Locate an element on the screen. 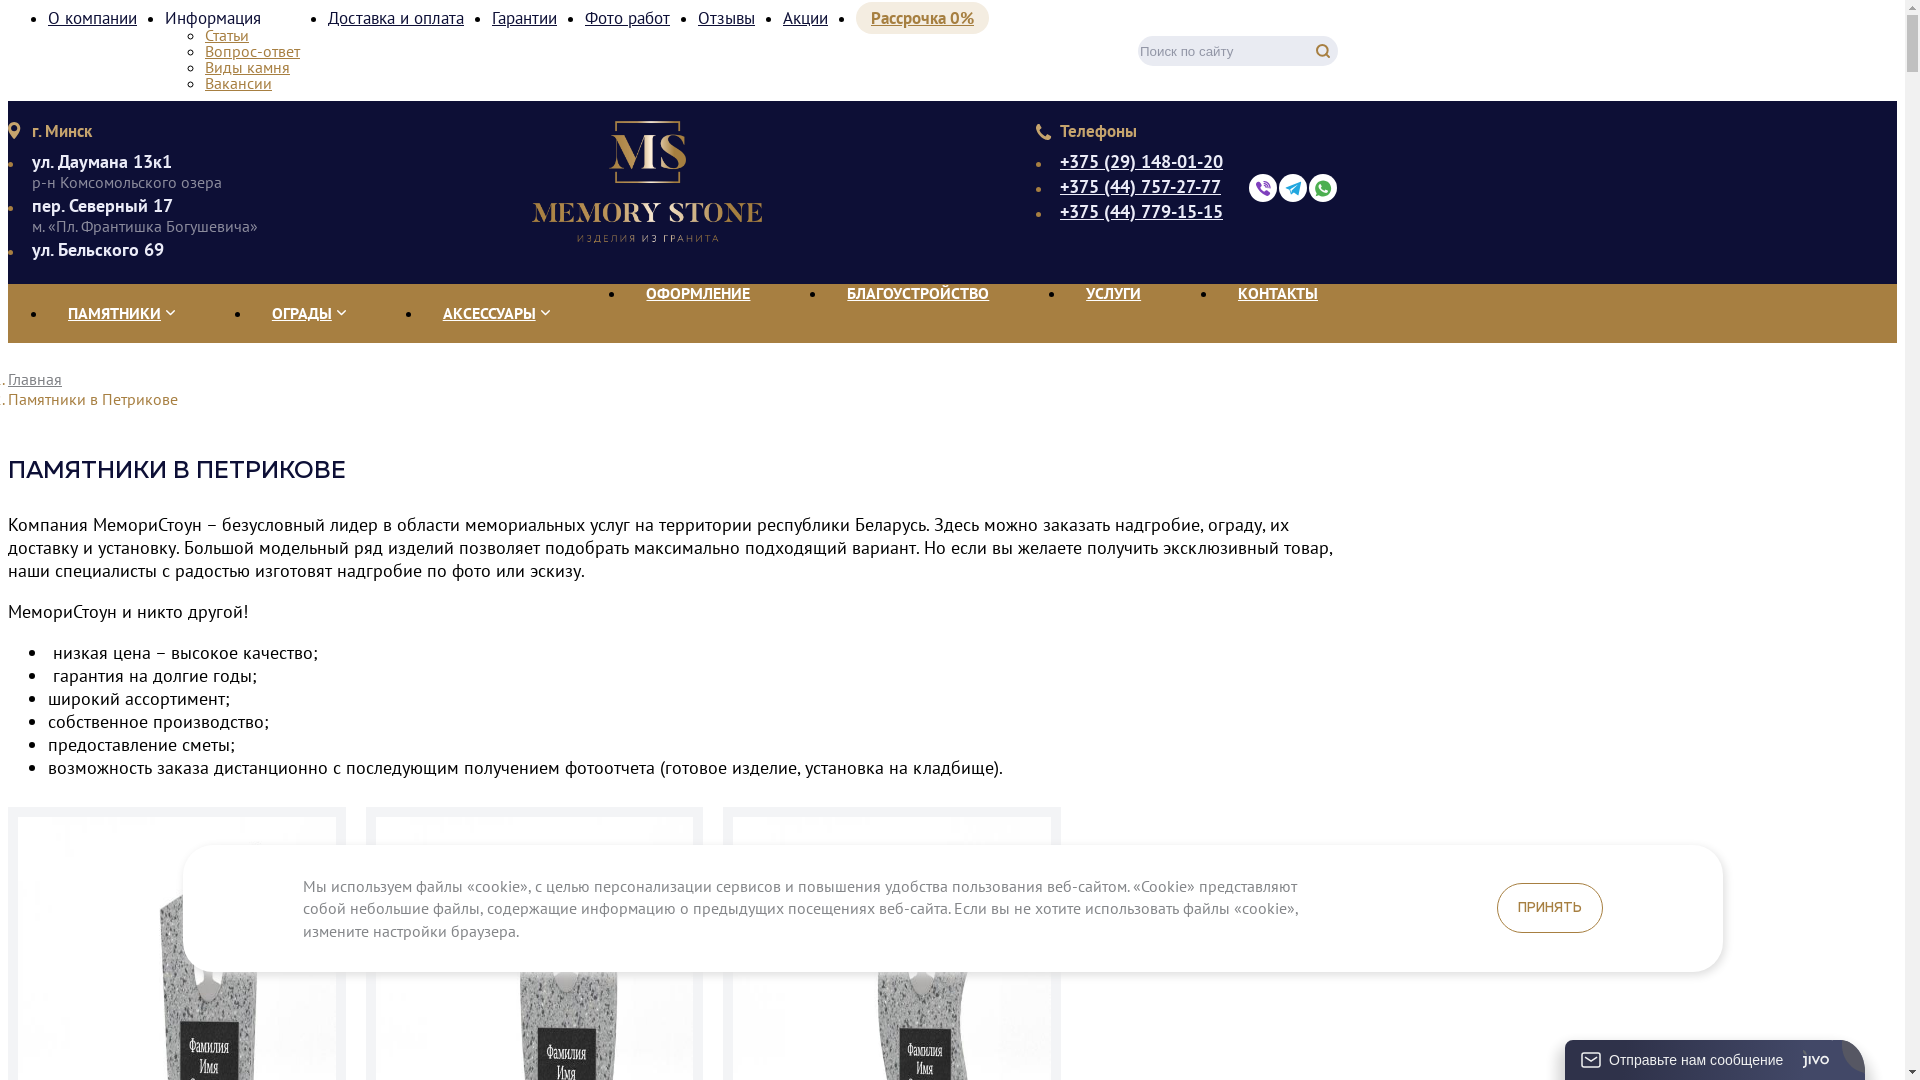 The image size is (1920, 1080). '+375 (44) 779-15-15' is located at coordinates (1141, 212).